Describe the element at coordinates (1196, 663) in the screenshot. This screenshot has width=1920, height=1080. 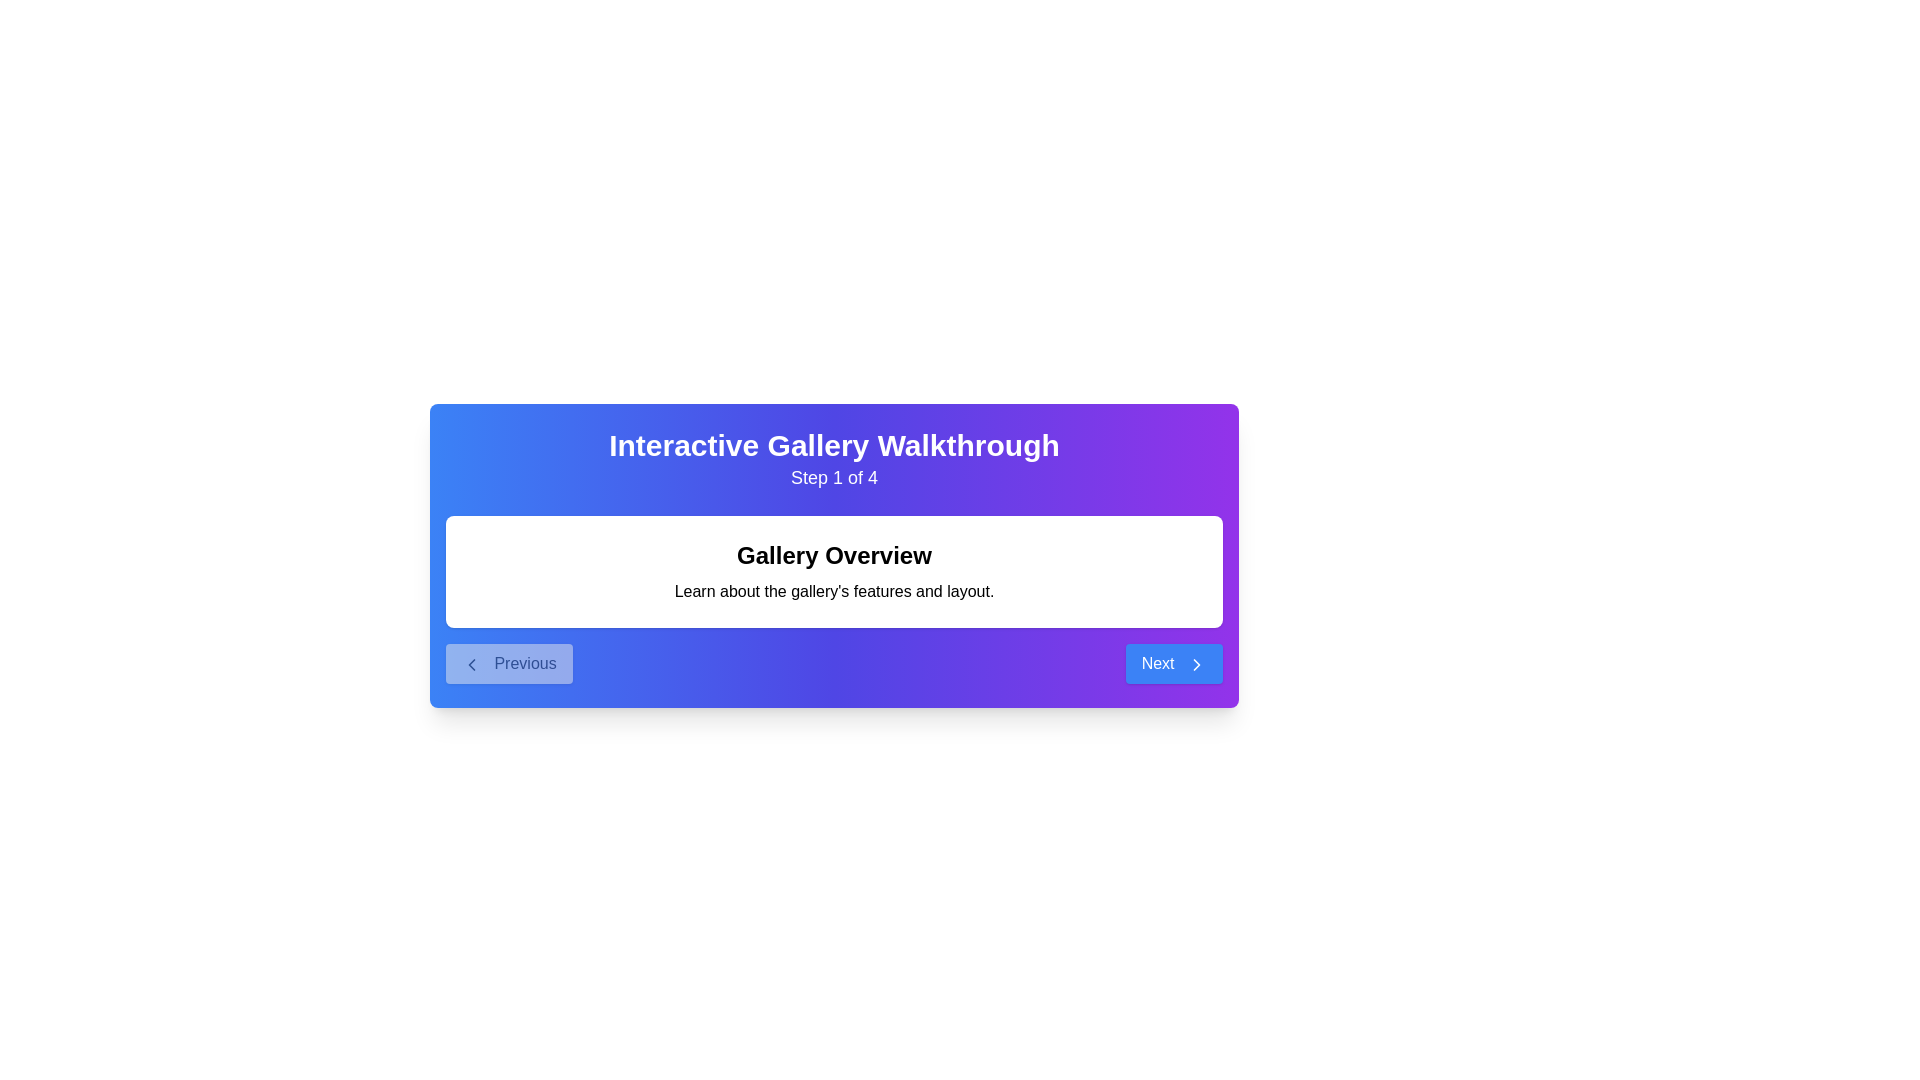
I see `the rightwards chevron arrow icon located within the 'Next' button at the bottom-right corner of the modal` at that location.